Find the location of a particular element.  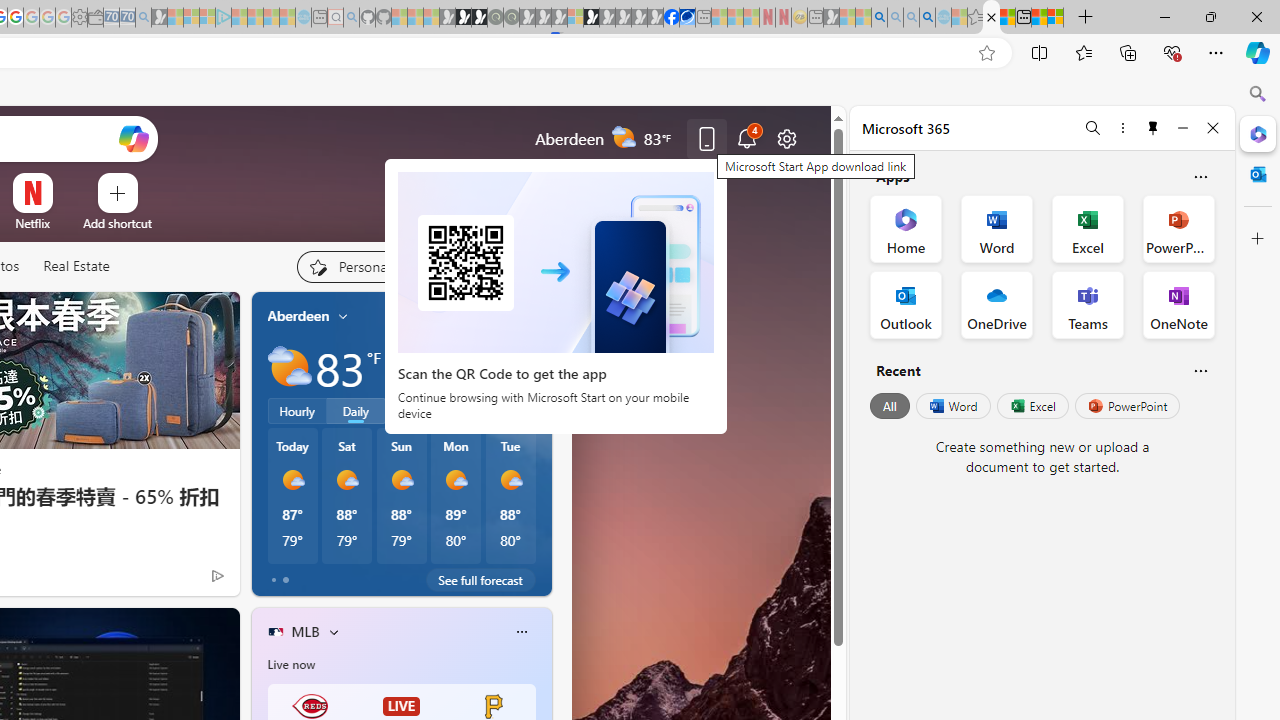

'Is this helpful?' is located at coordinates (1200, 370).